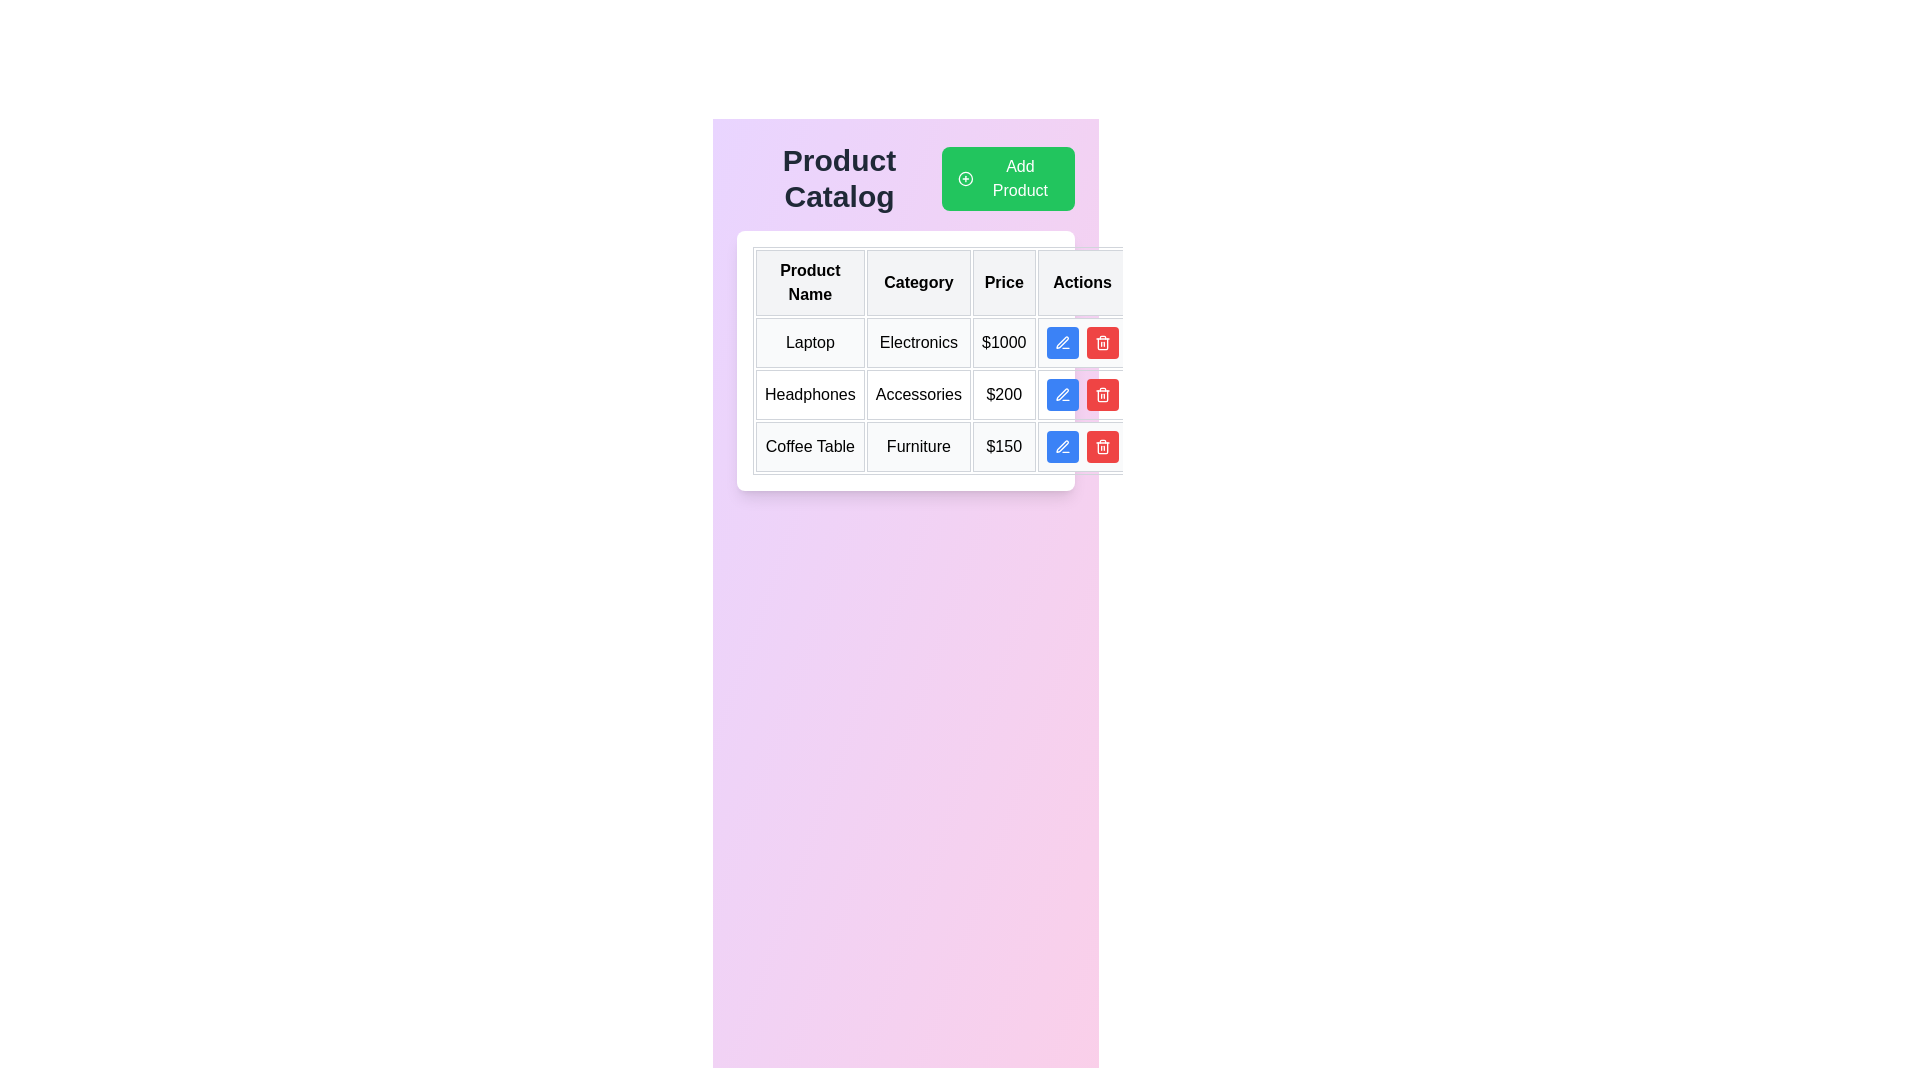 The height and width of the screenshot is (1080, 1920). Describe the element at coordinates (1081, 446) in the screenshot. I see `the delete button for the 'Coffee Table' row` at that location.